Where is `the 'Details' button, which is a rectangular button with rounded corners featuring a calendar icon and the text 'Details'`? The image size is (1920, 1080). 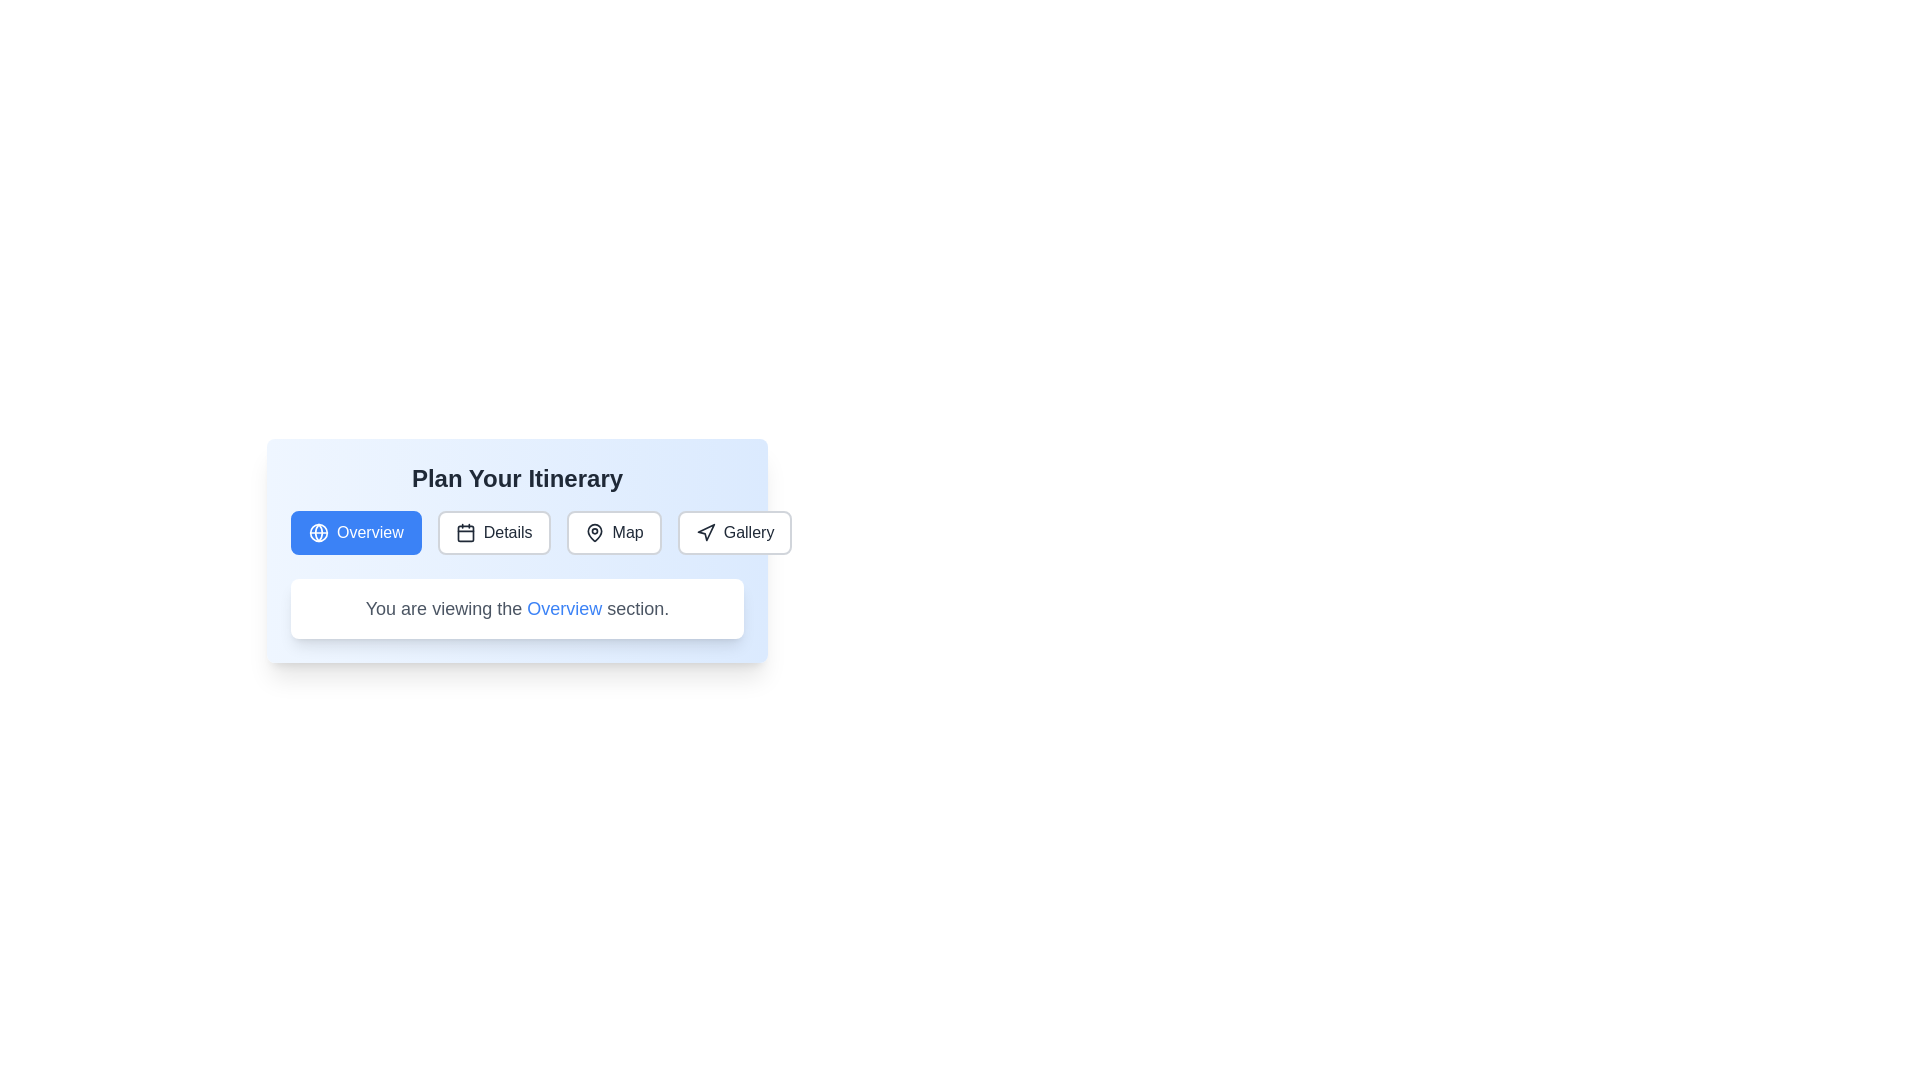 the 'Details' button, which is a rectangular button with rounded corners featuring a calendar icon and the text 'Details' is located at coordinates (494, 531).